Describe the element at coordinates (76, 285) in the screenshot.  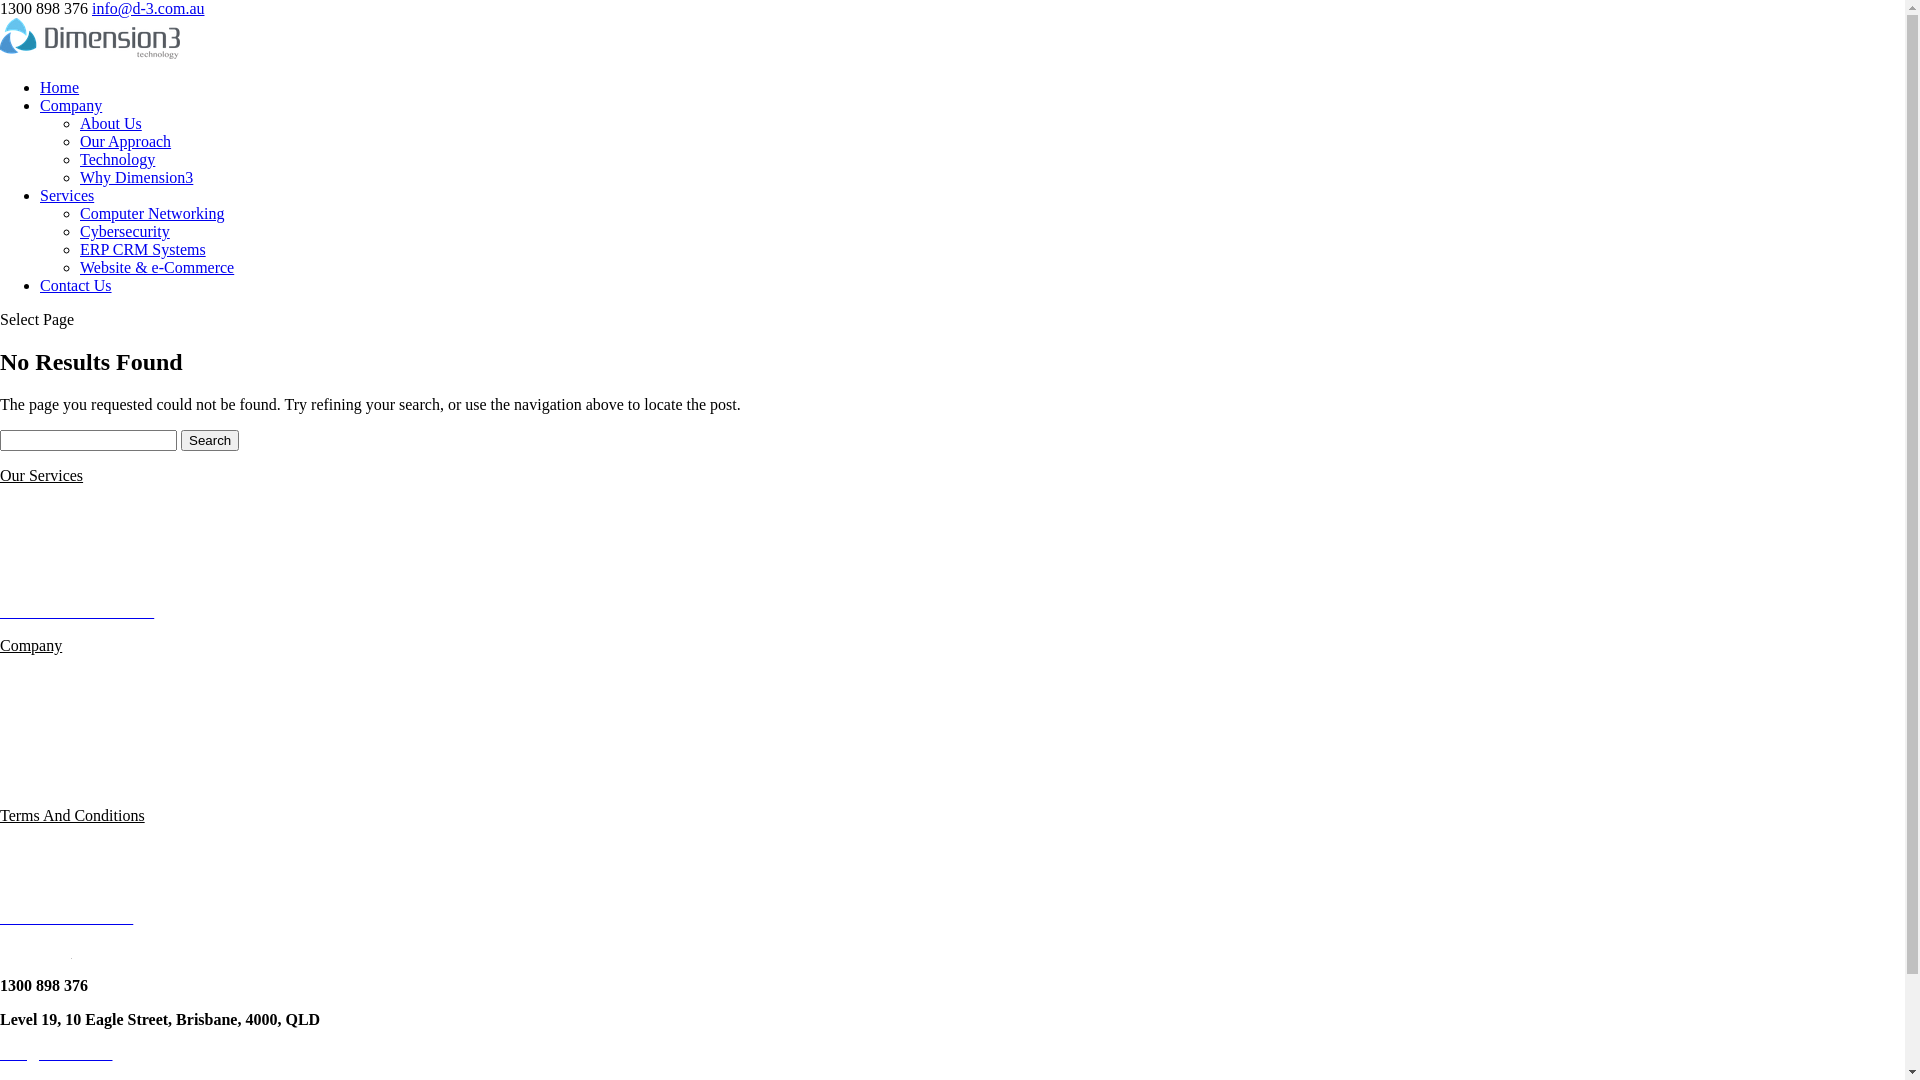
I see `'Contact Us'` at that location.